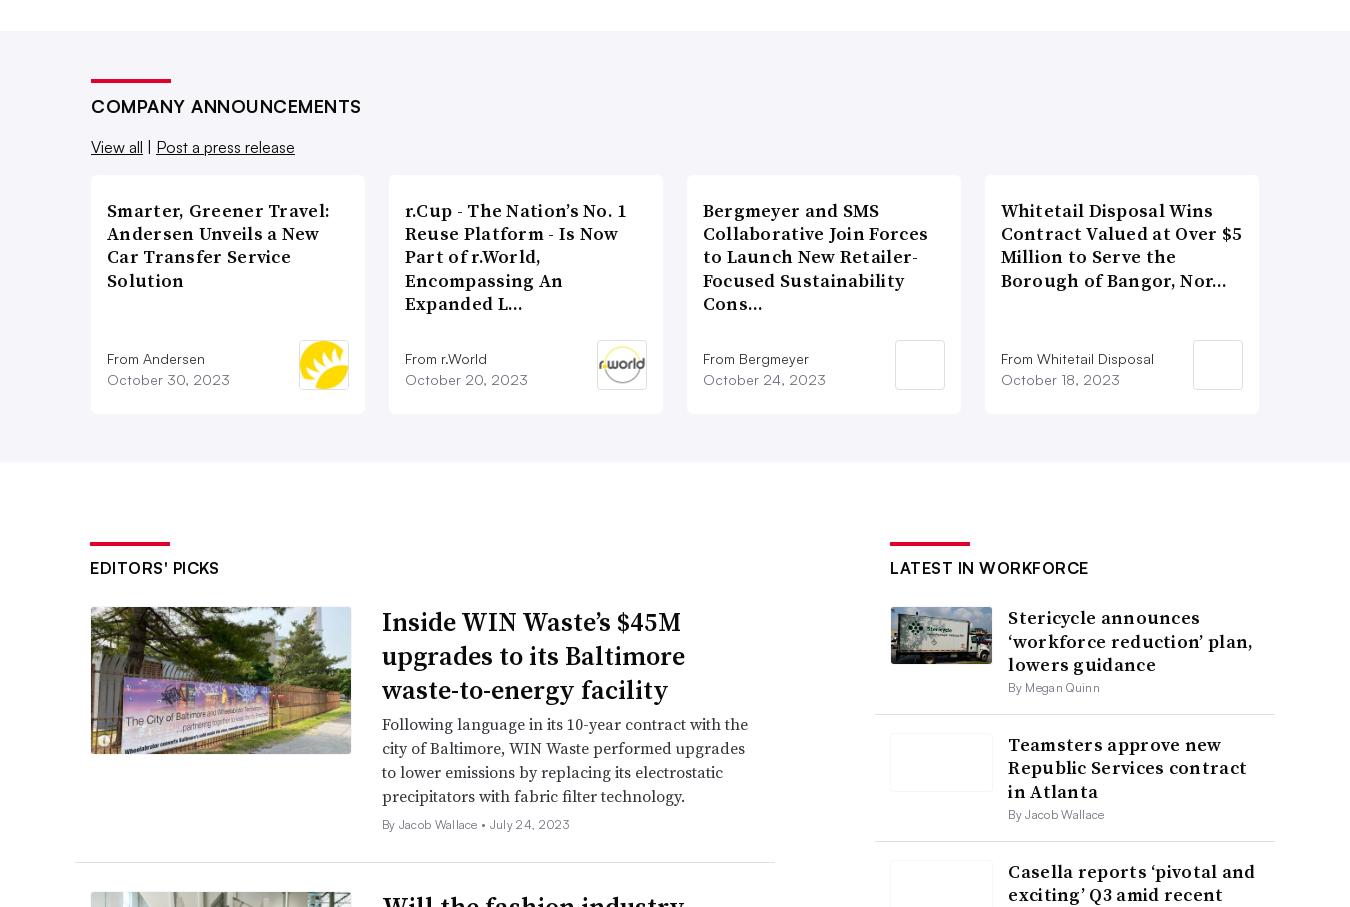  I want to click on 'By Jacob Wallace', so click(1055, 814).